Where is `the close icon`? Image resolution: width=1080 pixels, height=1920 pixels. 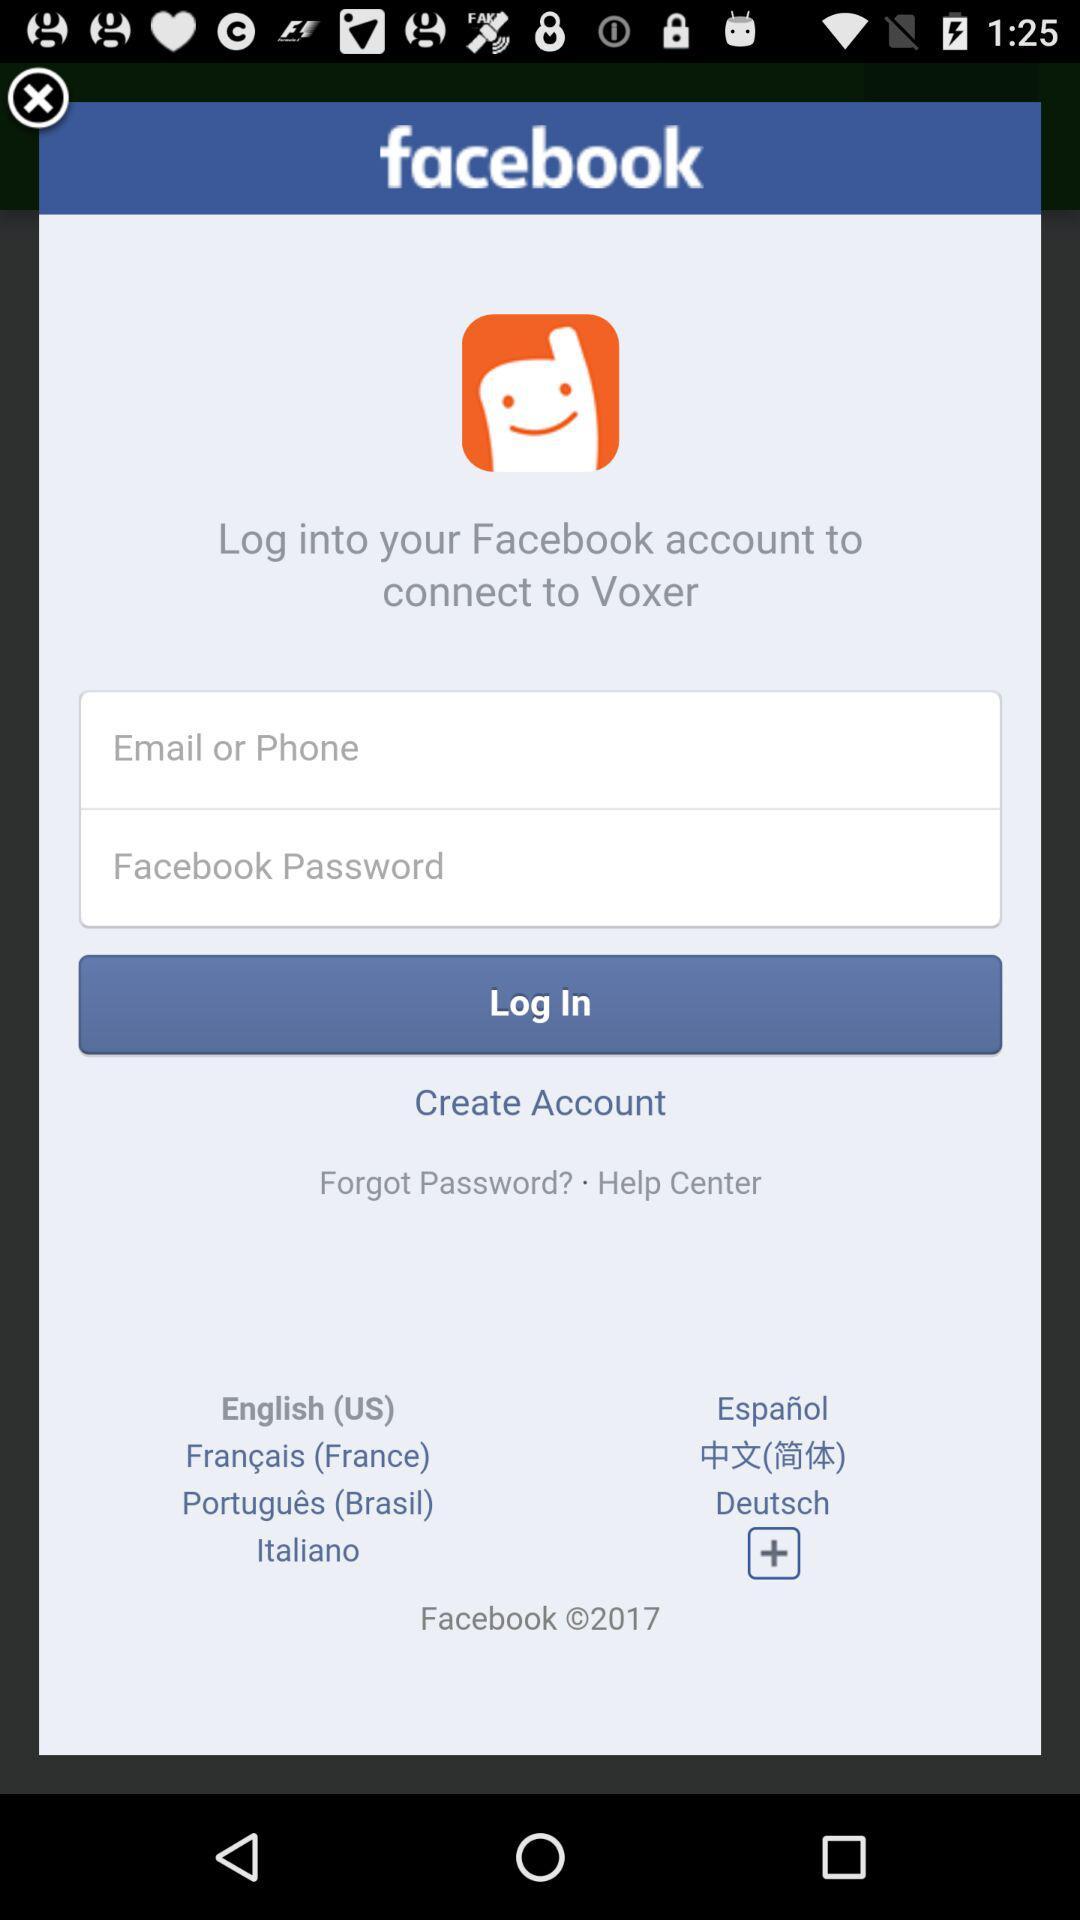
the close icon is located at coordinates (38, 107).